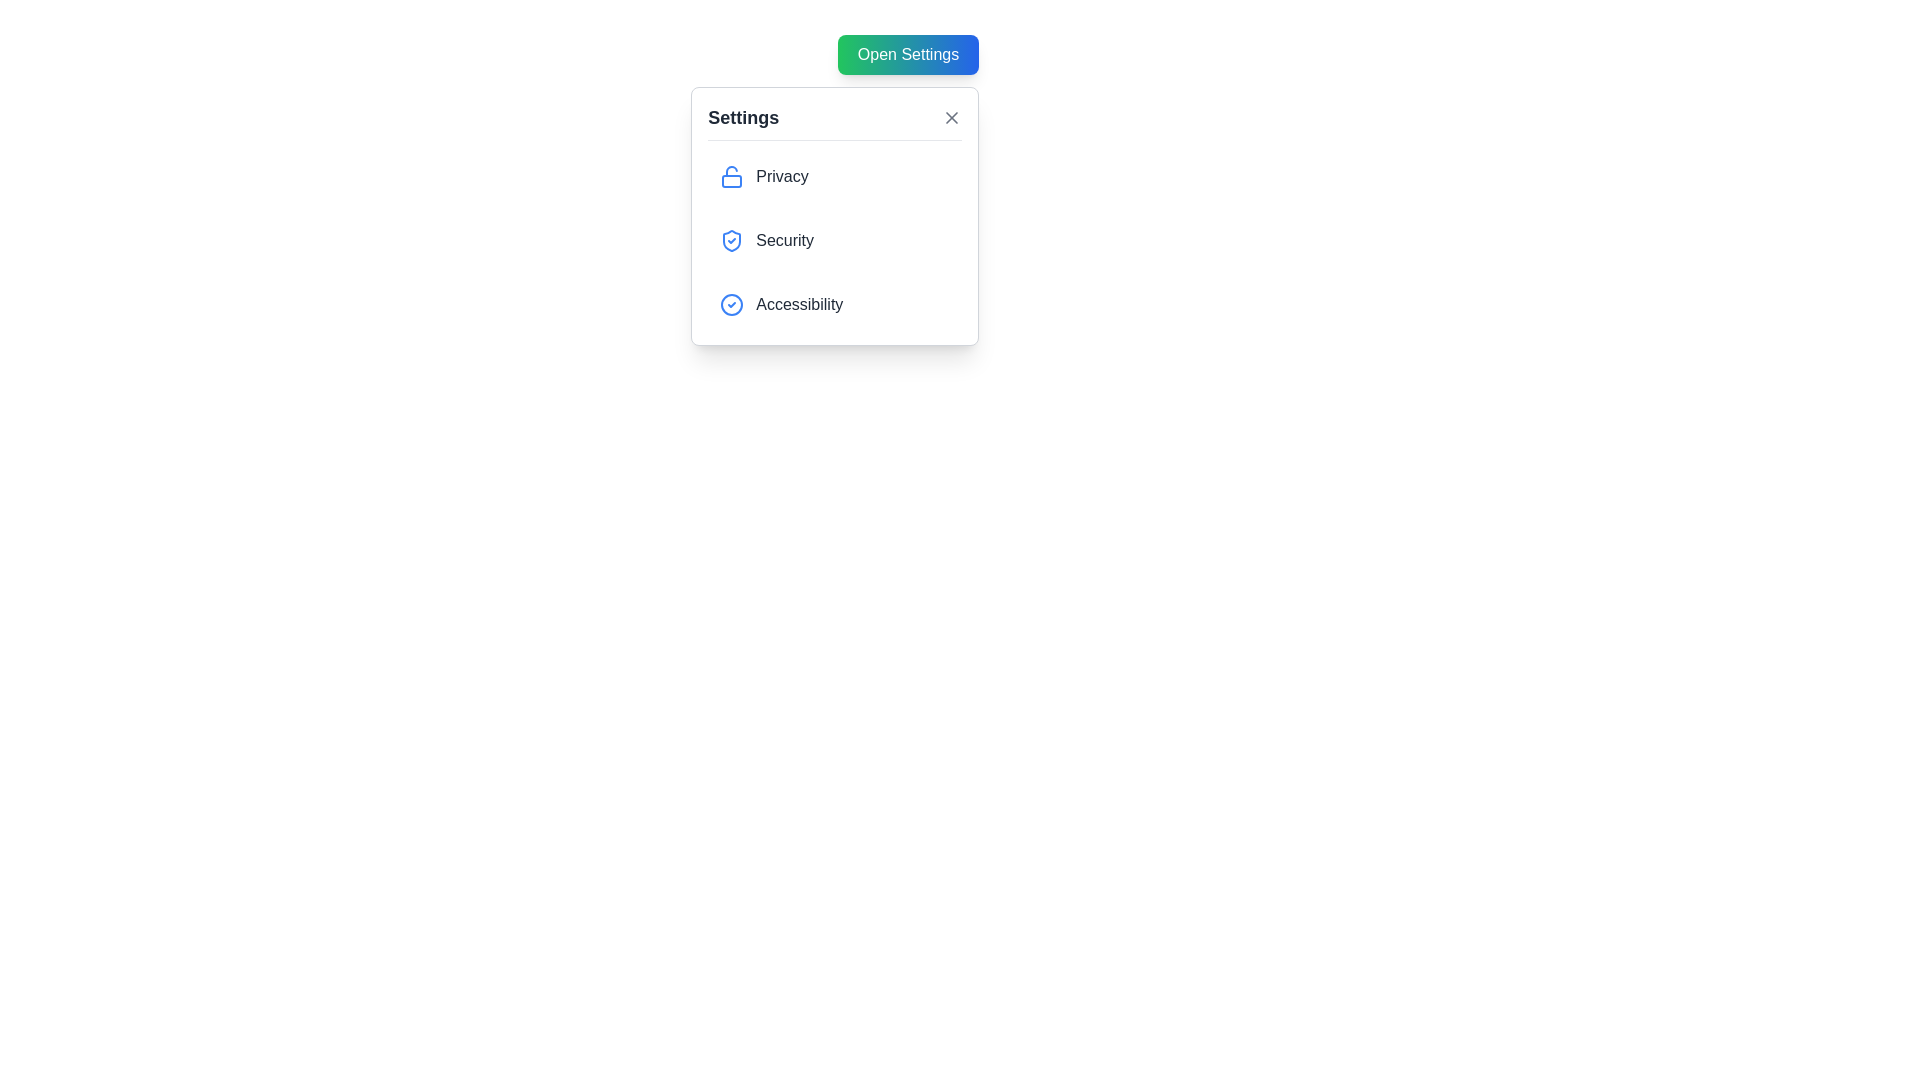 This screenshot has height=1080, width=1920. Describe the element at coordinates (951, 118) in the screenshot. I see `the close icon (X) located in the top right corner of the 'Settings' modal` at that location.